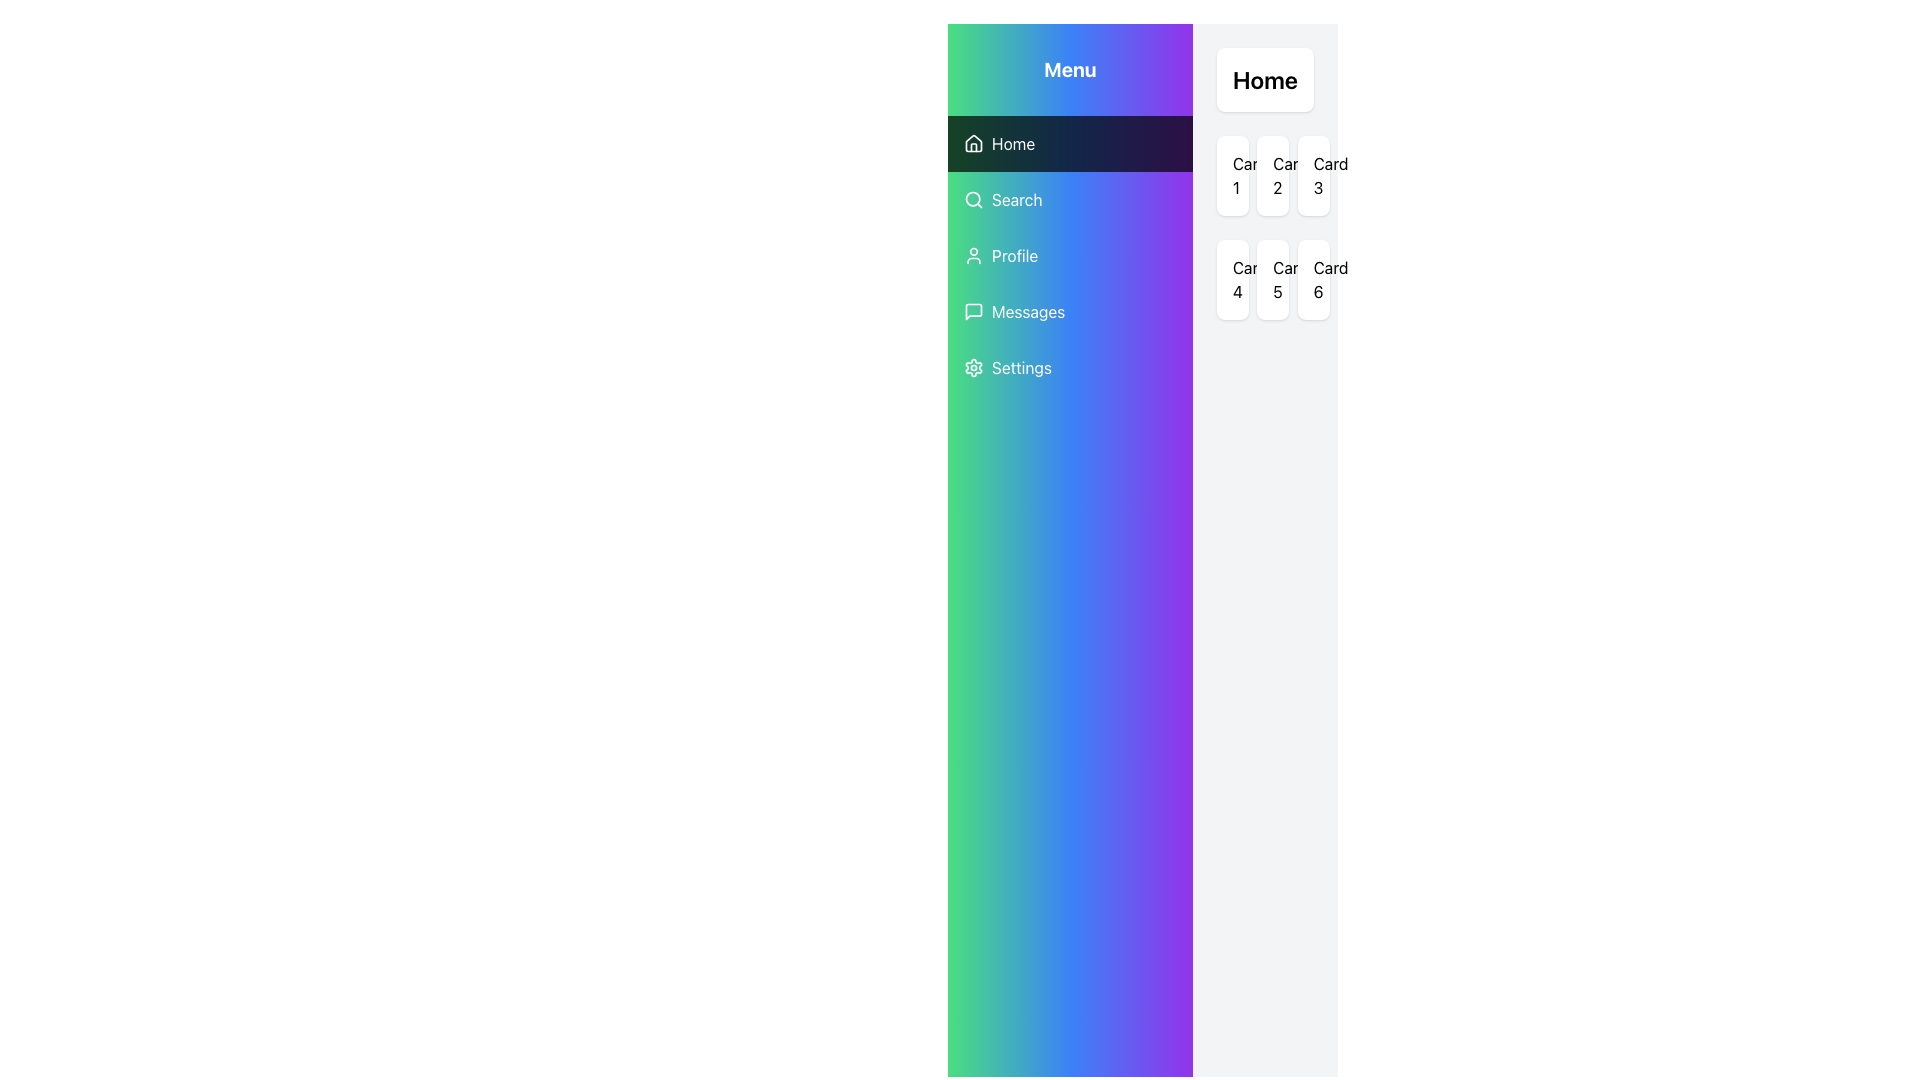 This screenshot has width=1920, height=1080. What do you see at coordinates (1022, 367) in the screenshot?
I see `the 'Settings' text label in the vertical menu` at bounding box center [1022, 367].